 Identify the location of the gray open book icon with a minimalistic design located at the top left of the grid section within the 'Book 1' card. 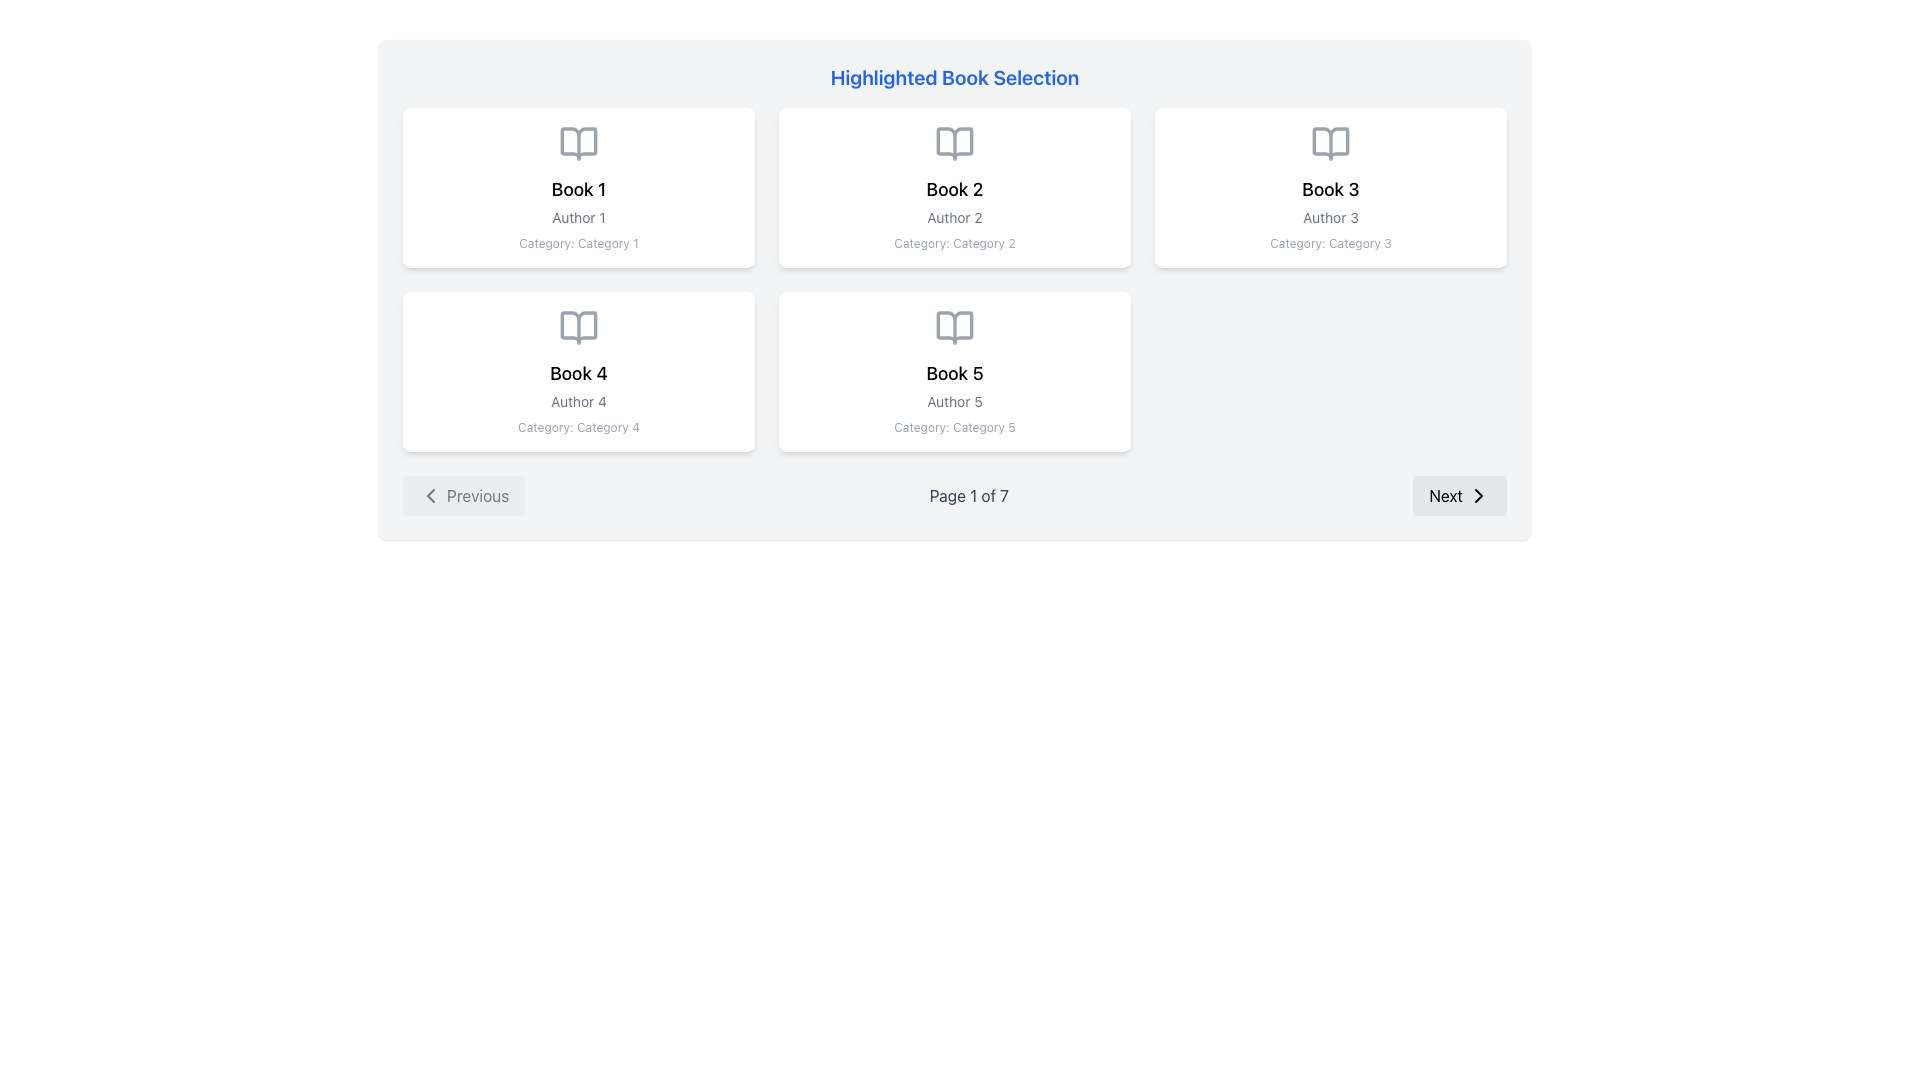
(578, 142).